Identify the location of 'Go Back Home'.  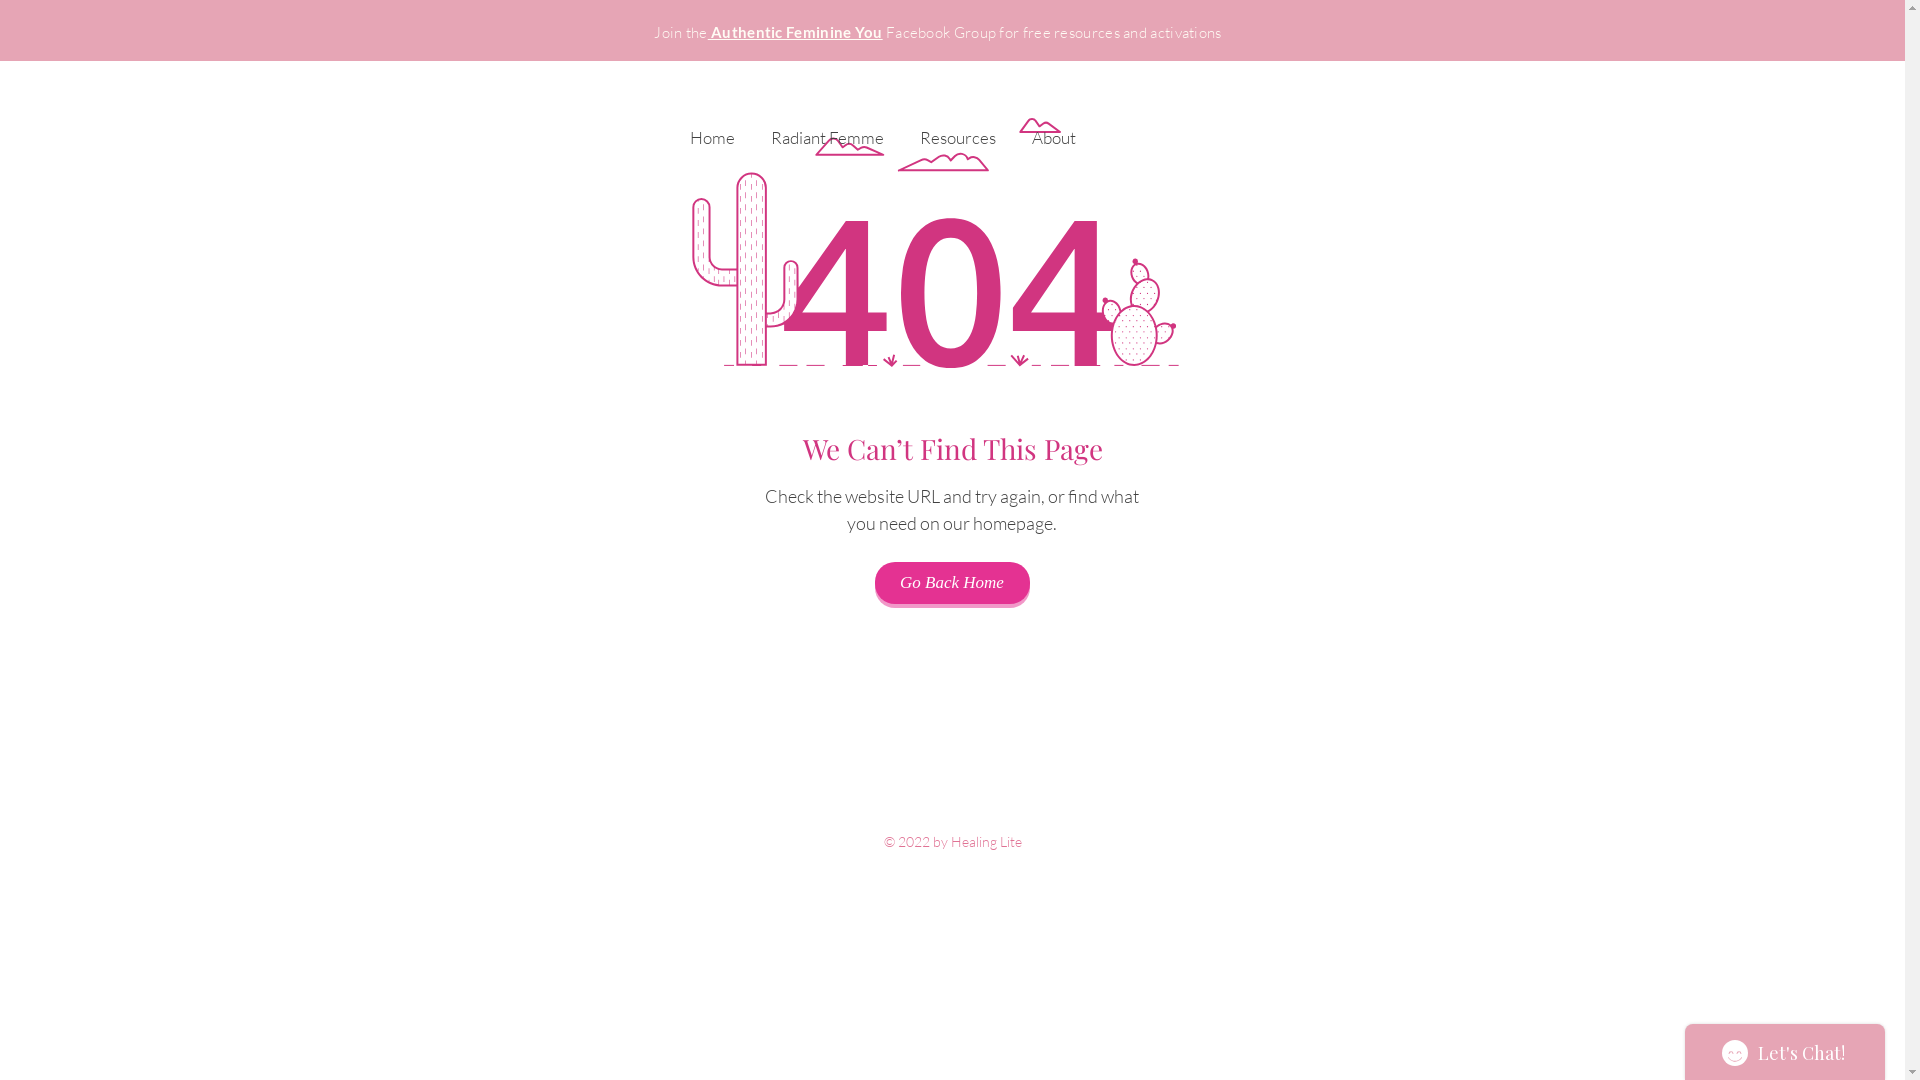
(950, 582).